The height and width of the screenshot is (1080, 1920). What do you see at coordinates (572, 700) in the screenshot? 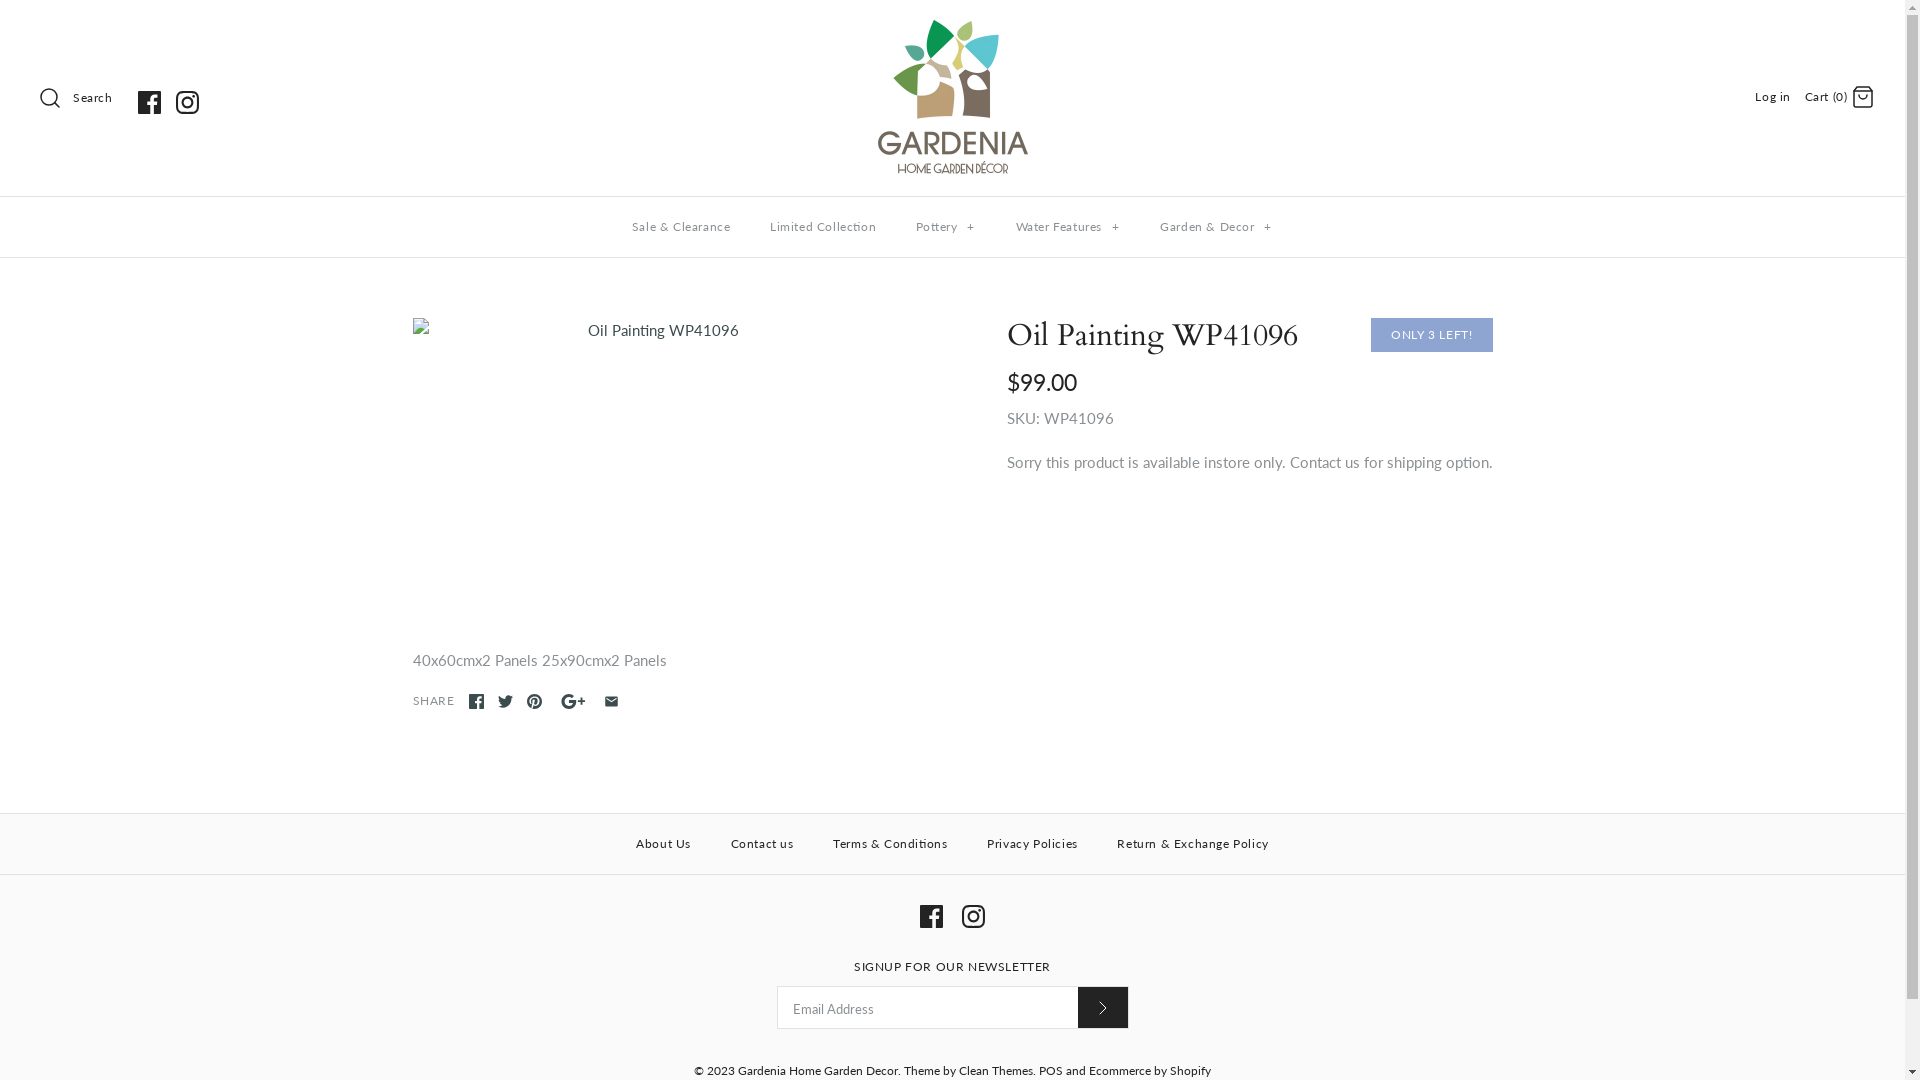
I see `'GooglePlus'` at bounding box center [572, 700].